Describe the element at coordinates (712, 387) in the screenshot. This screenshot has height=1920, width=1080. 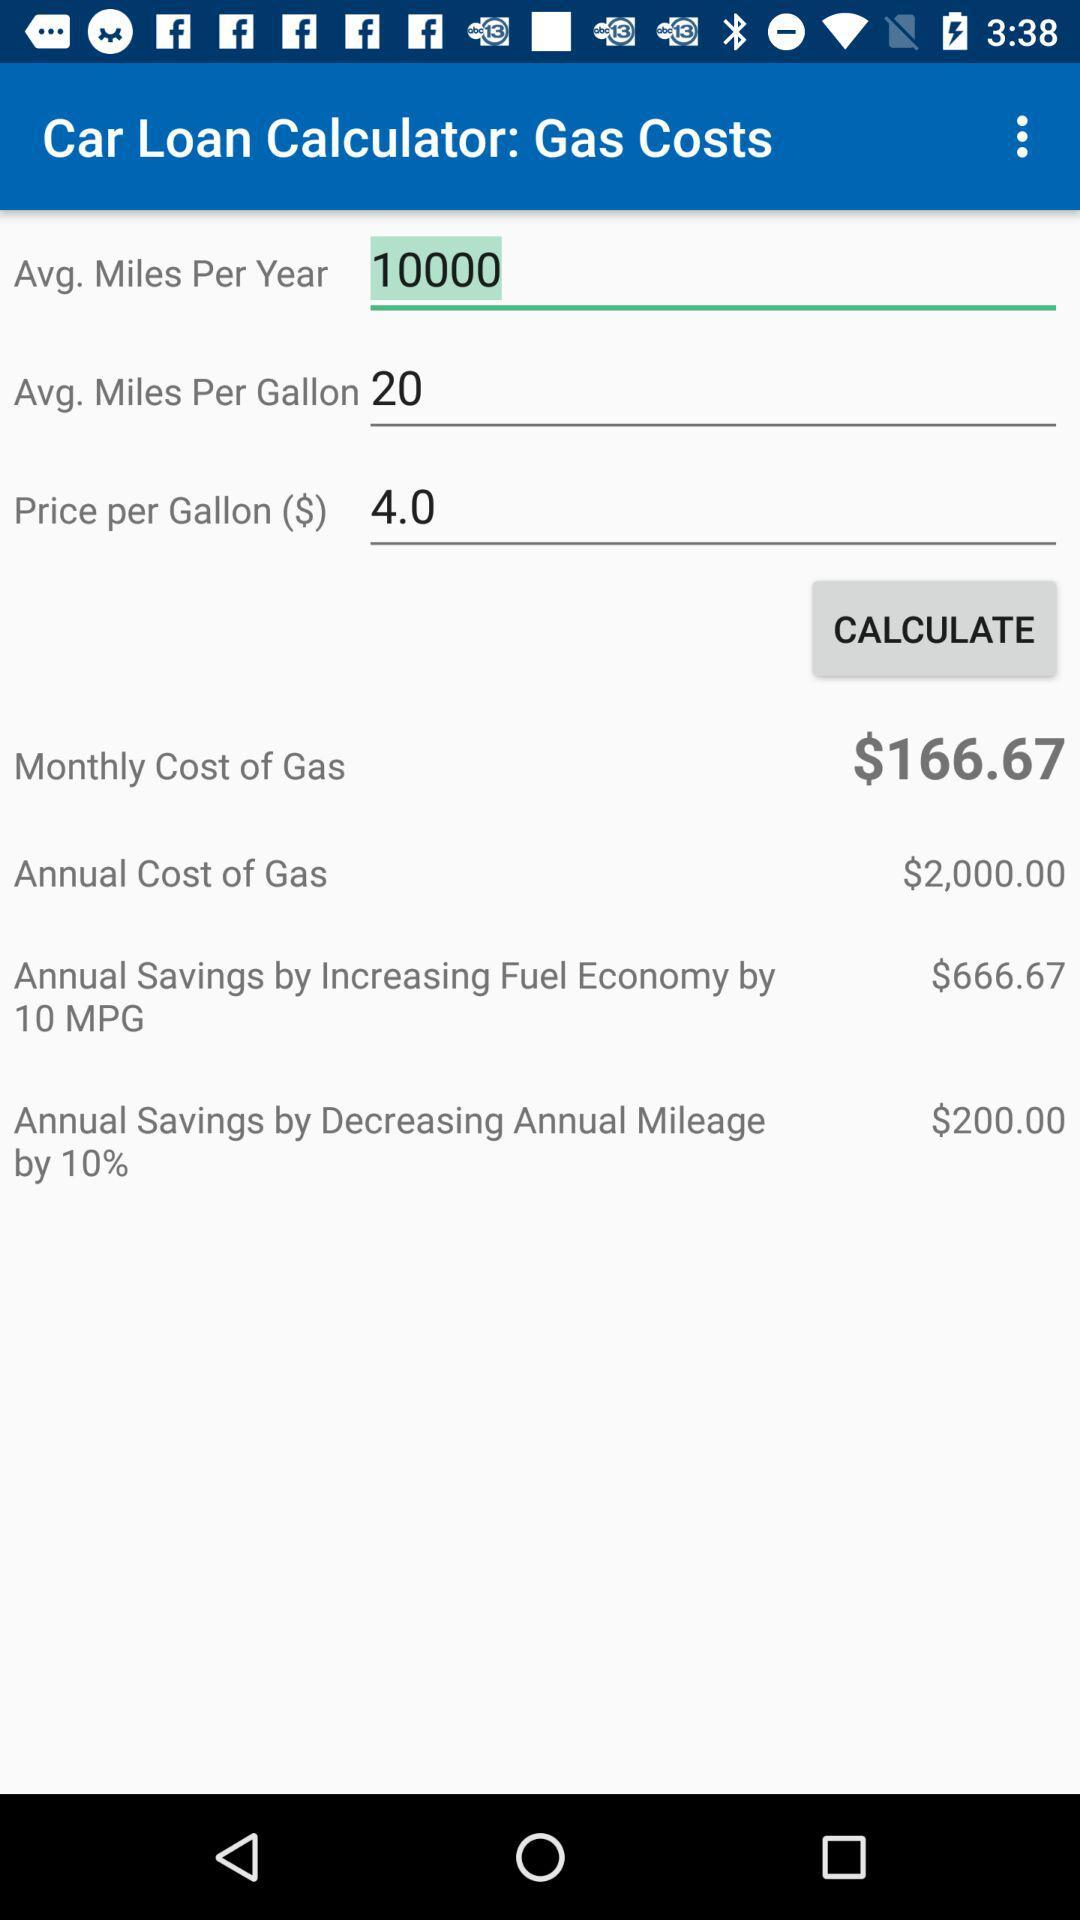
I see `the 20` at that location.